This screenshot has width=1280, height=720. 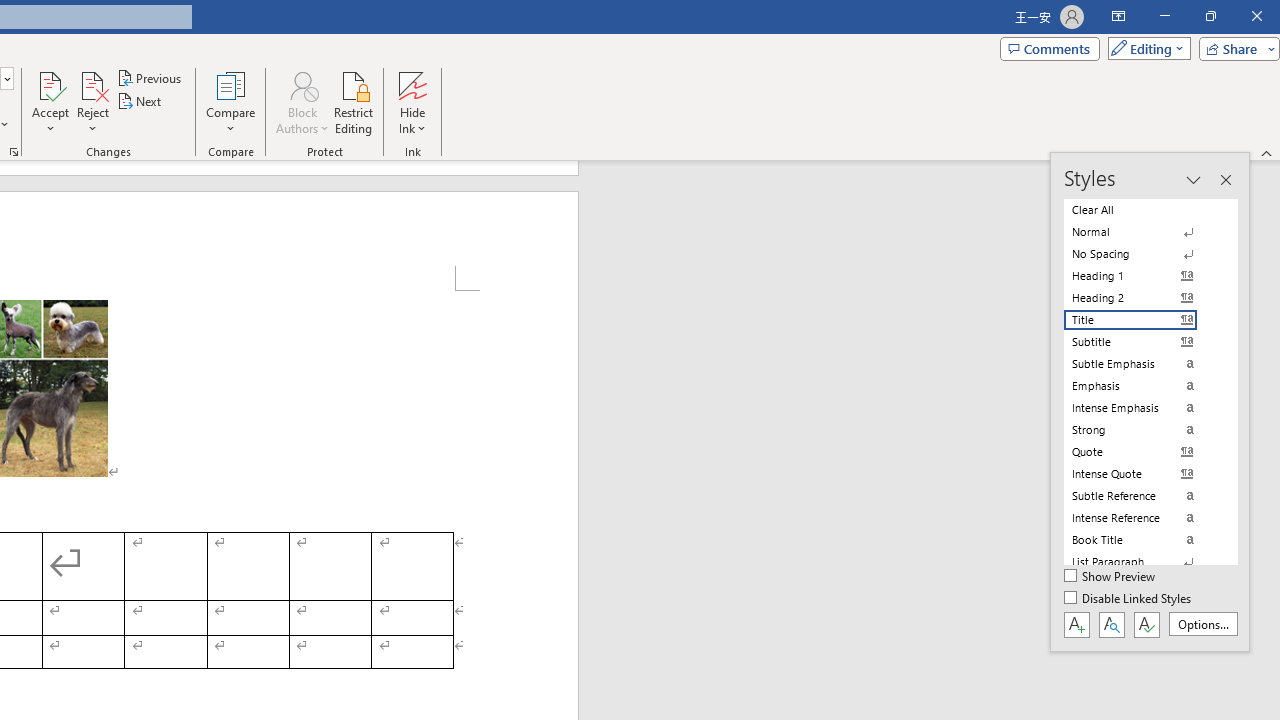 What do you see at coordinates (301, 103) in the screenshot?
I see `'Block Authors'` at bounding box center [301, 103].